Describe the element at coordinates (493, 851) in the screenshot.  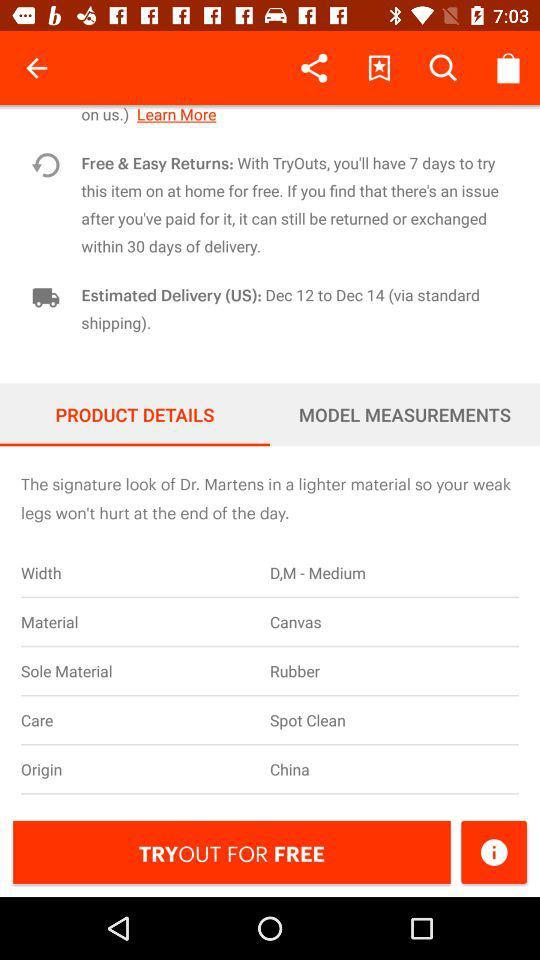
I see `icon to the right of tryout for free icon` at that location.